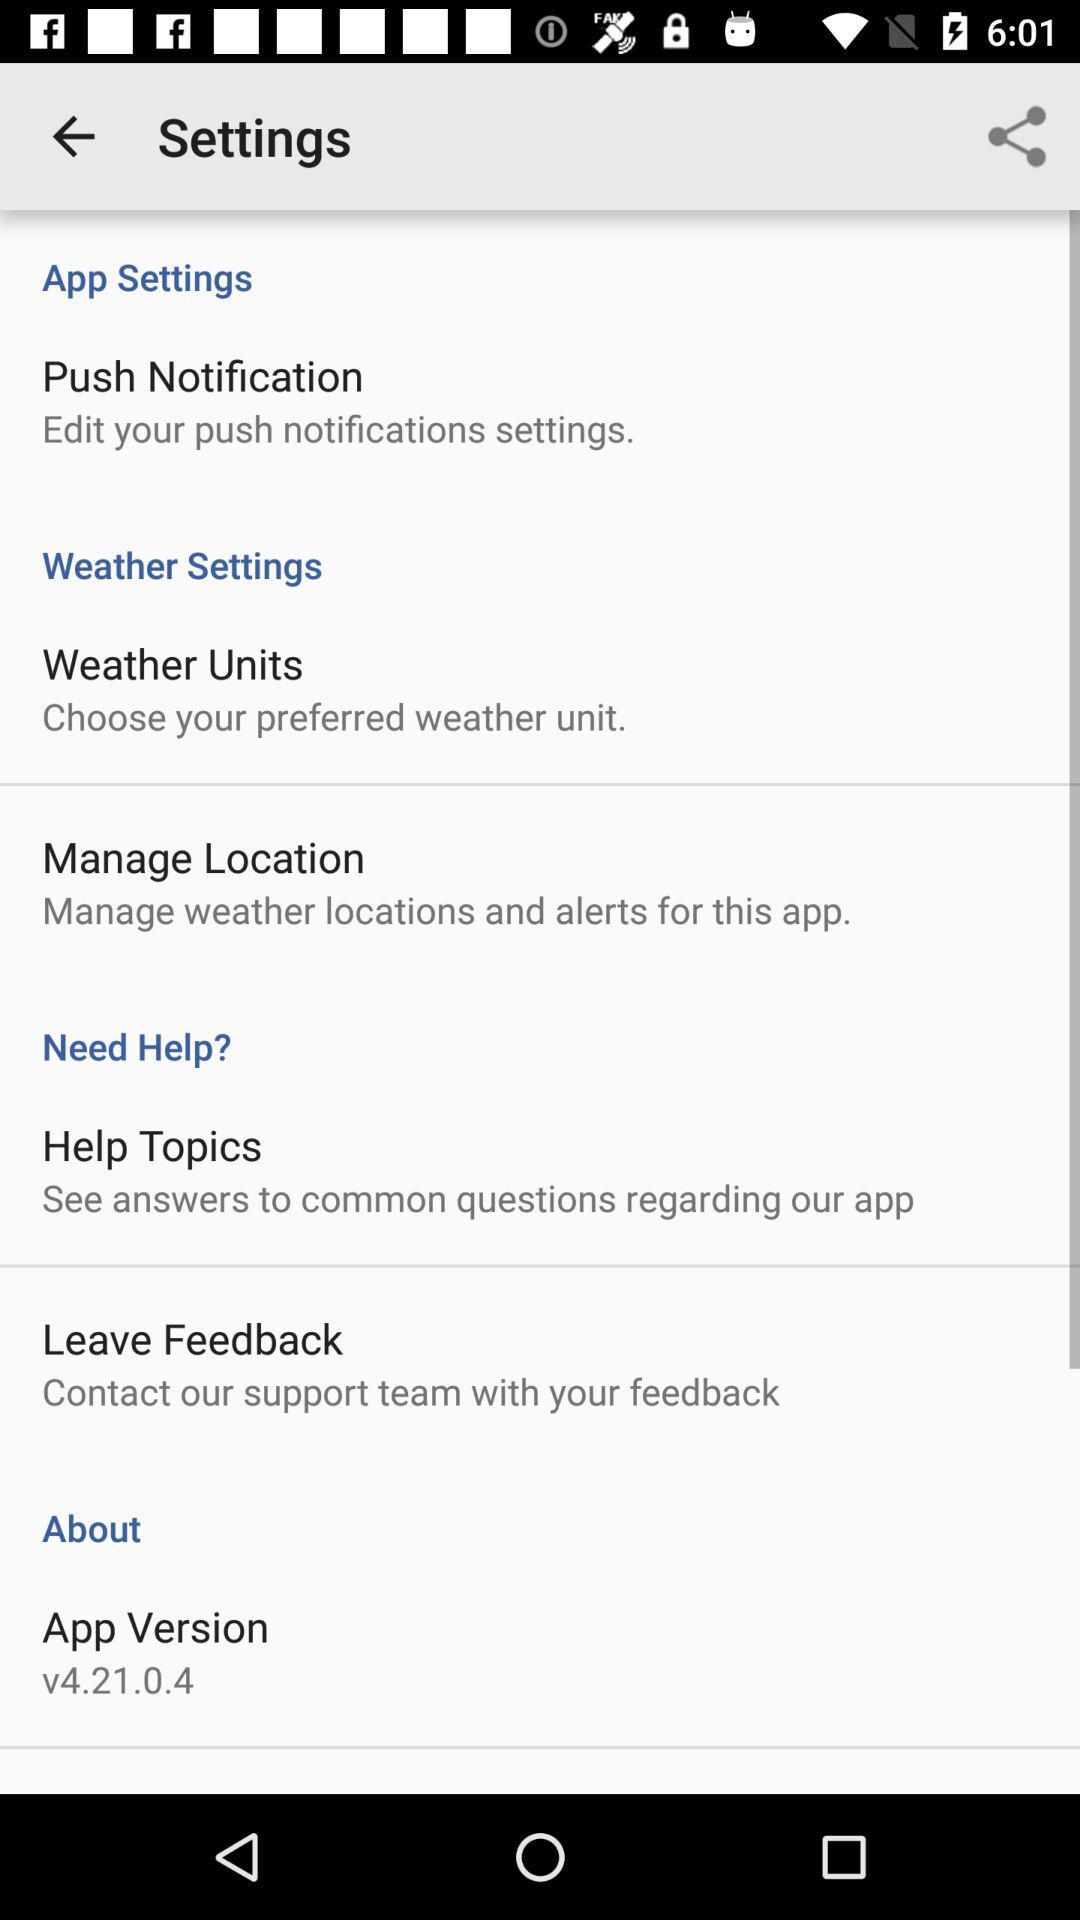 Image resolution: width=1080 pixels, height=1920 pixels. I want to click on app settings icon, so click(540, 254).